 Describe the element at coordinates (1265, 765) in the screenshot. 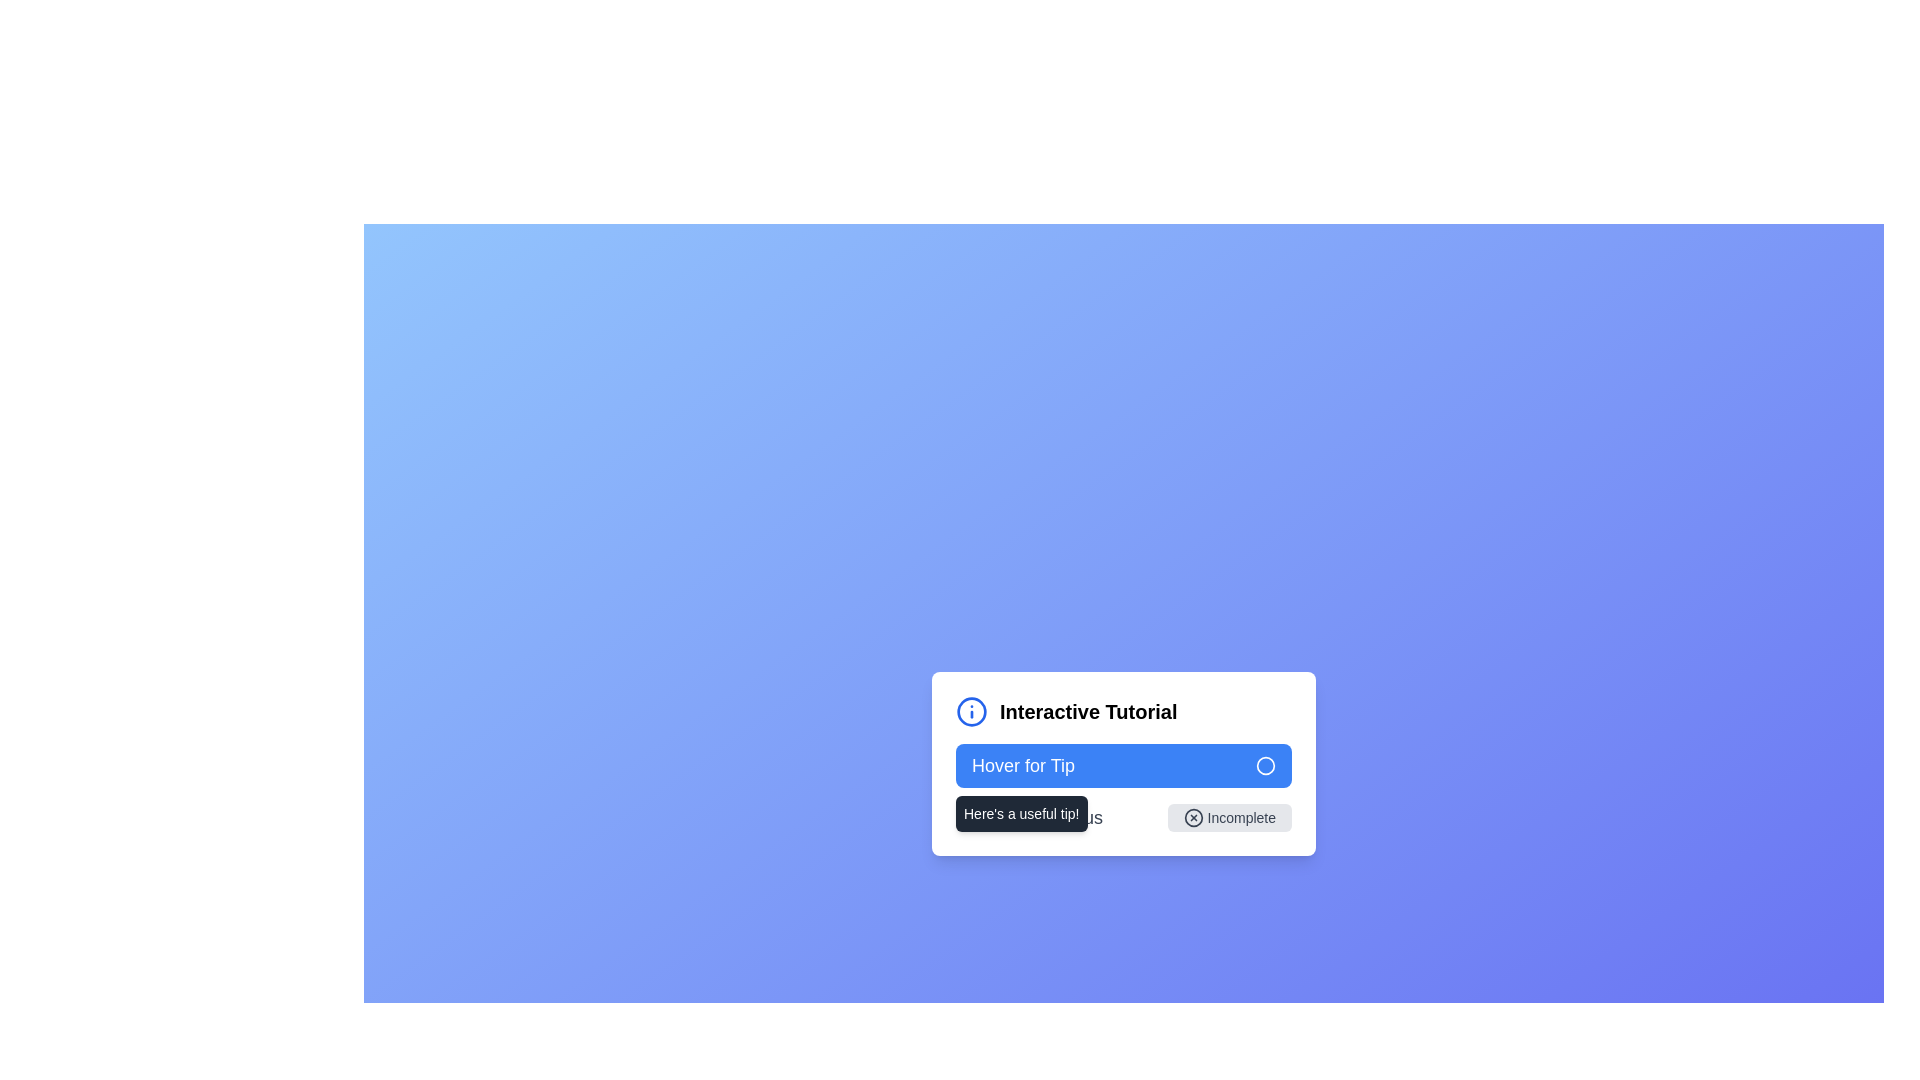

I see `the circular decorative or informative UI element located near the right side of the blue 'Hover for Tip' button` at that location.